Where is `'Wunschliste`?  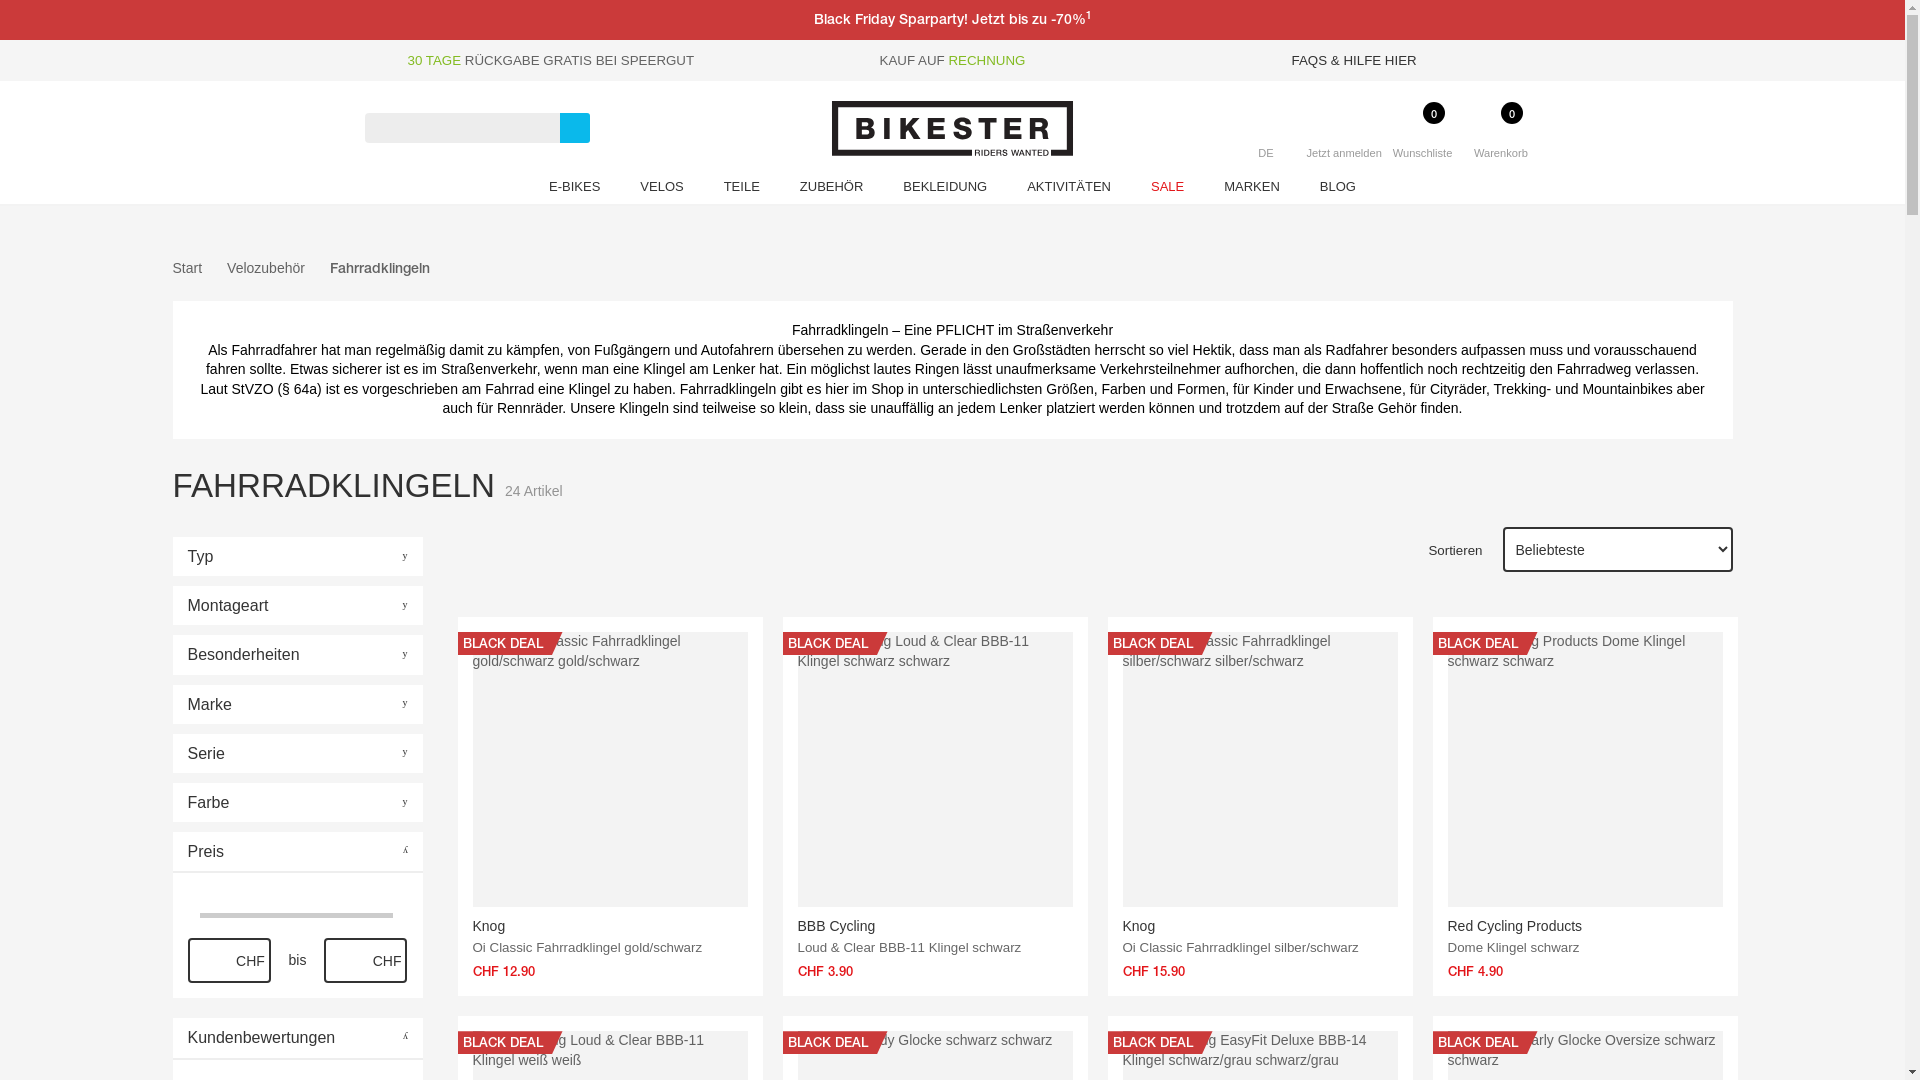
'Wunschliste is located at coordinates (1381, 146).